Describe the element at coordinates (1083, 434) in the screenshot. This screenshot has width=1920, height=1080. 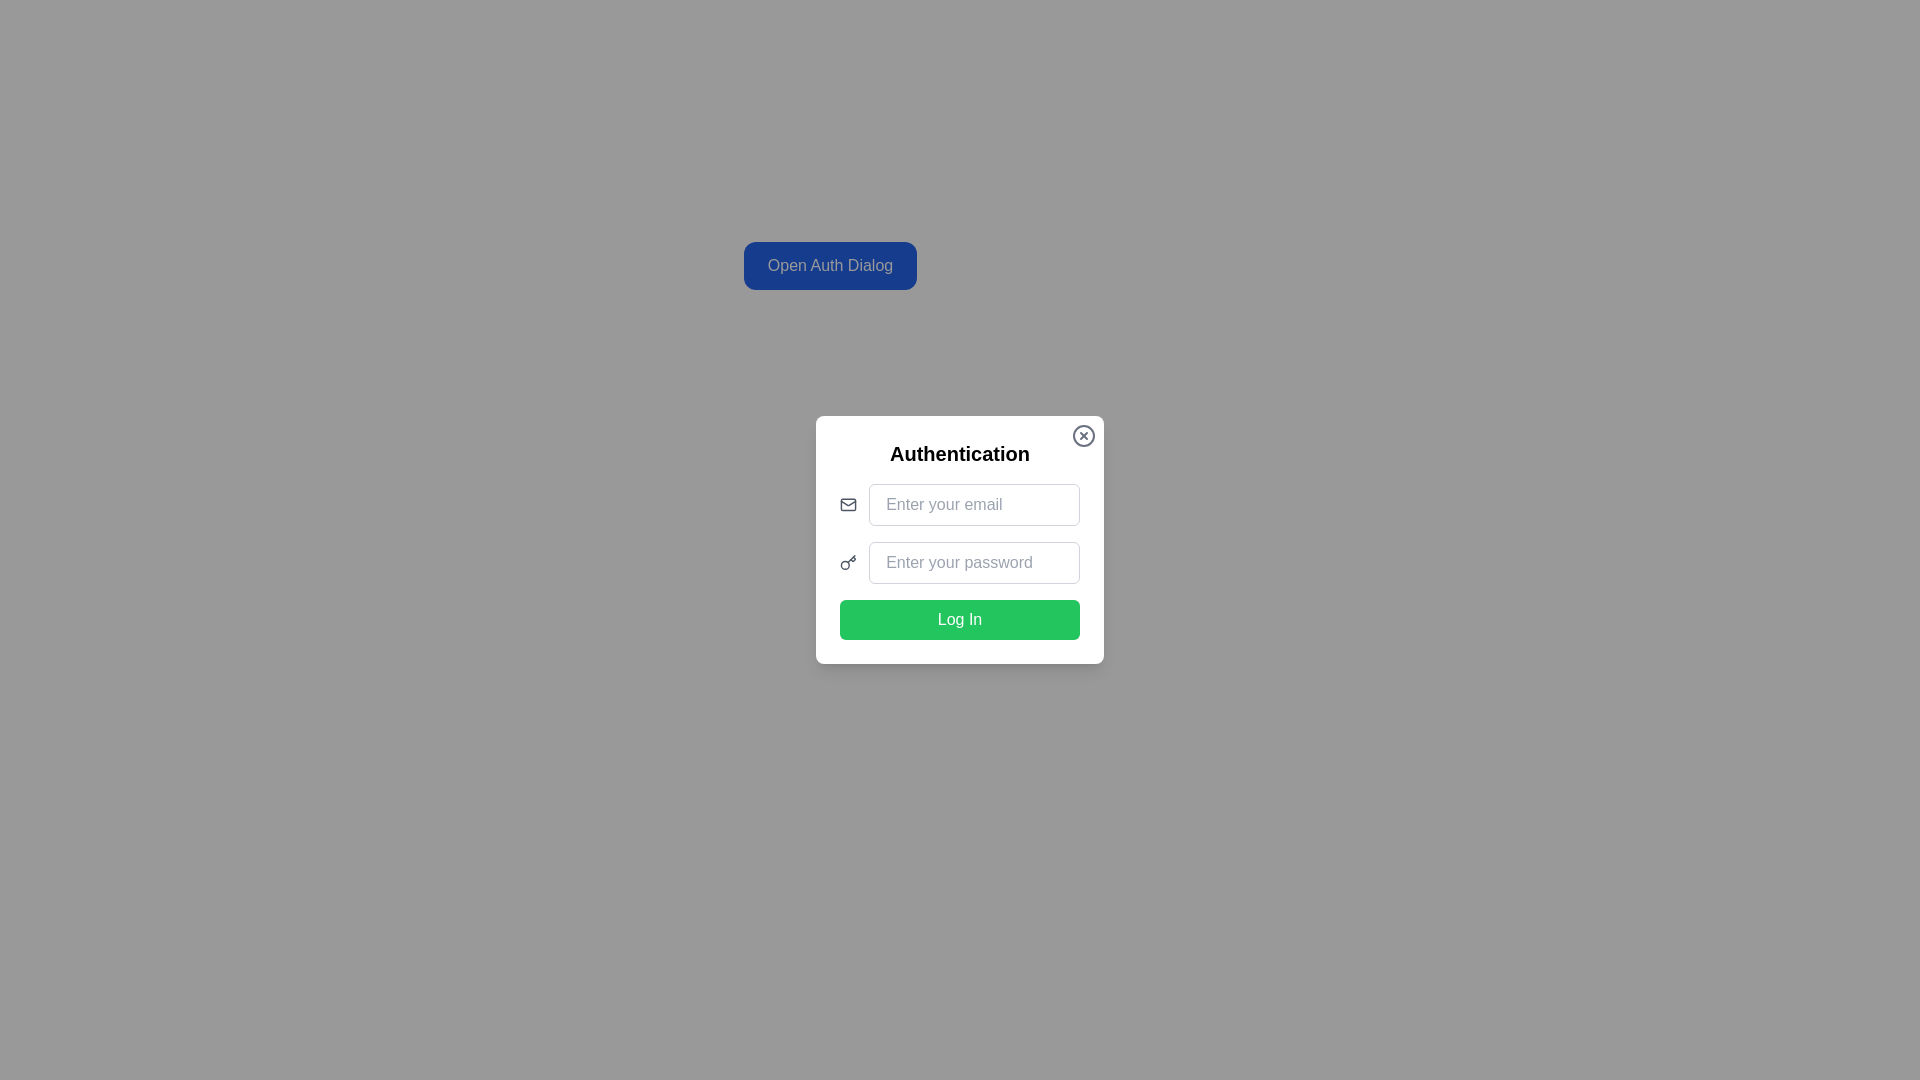
I see `the interactive button with a gray border and 'X' shape located at the top-right corner of the 'Authentication' dialog box` at that location.